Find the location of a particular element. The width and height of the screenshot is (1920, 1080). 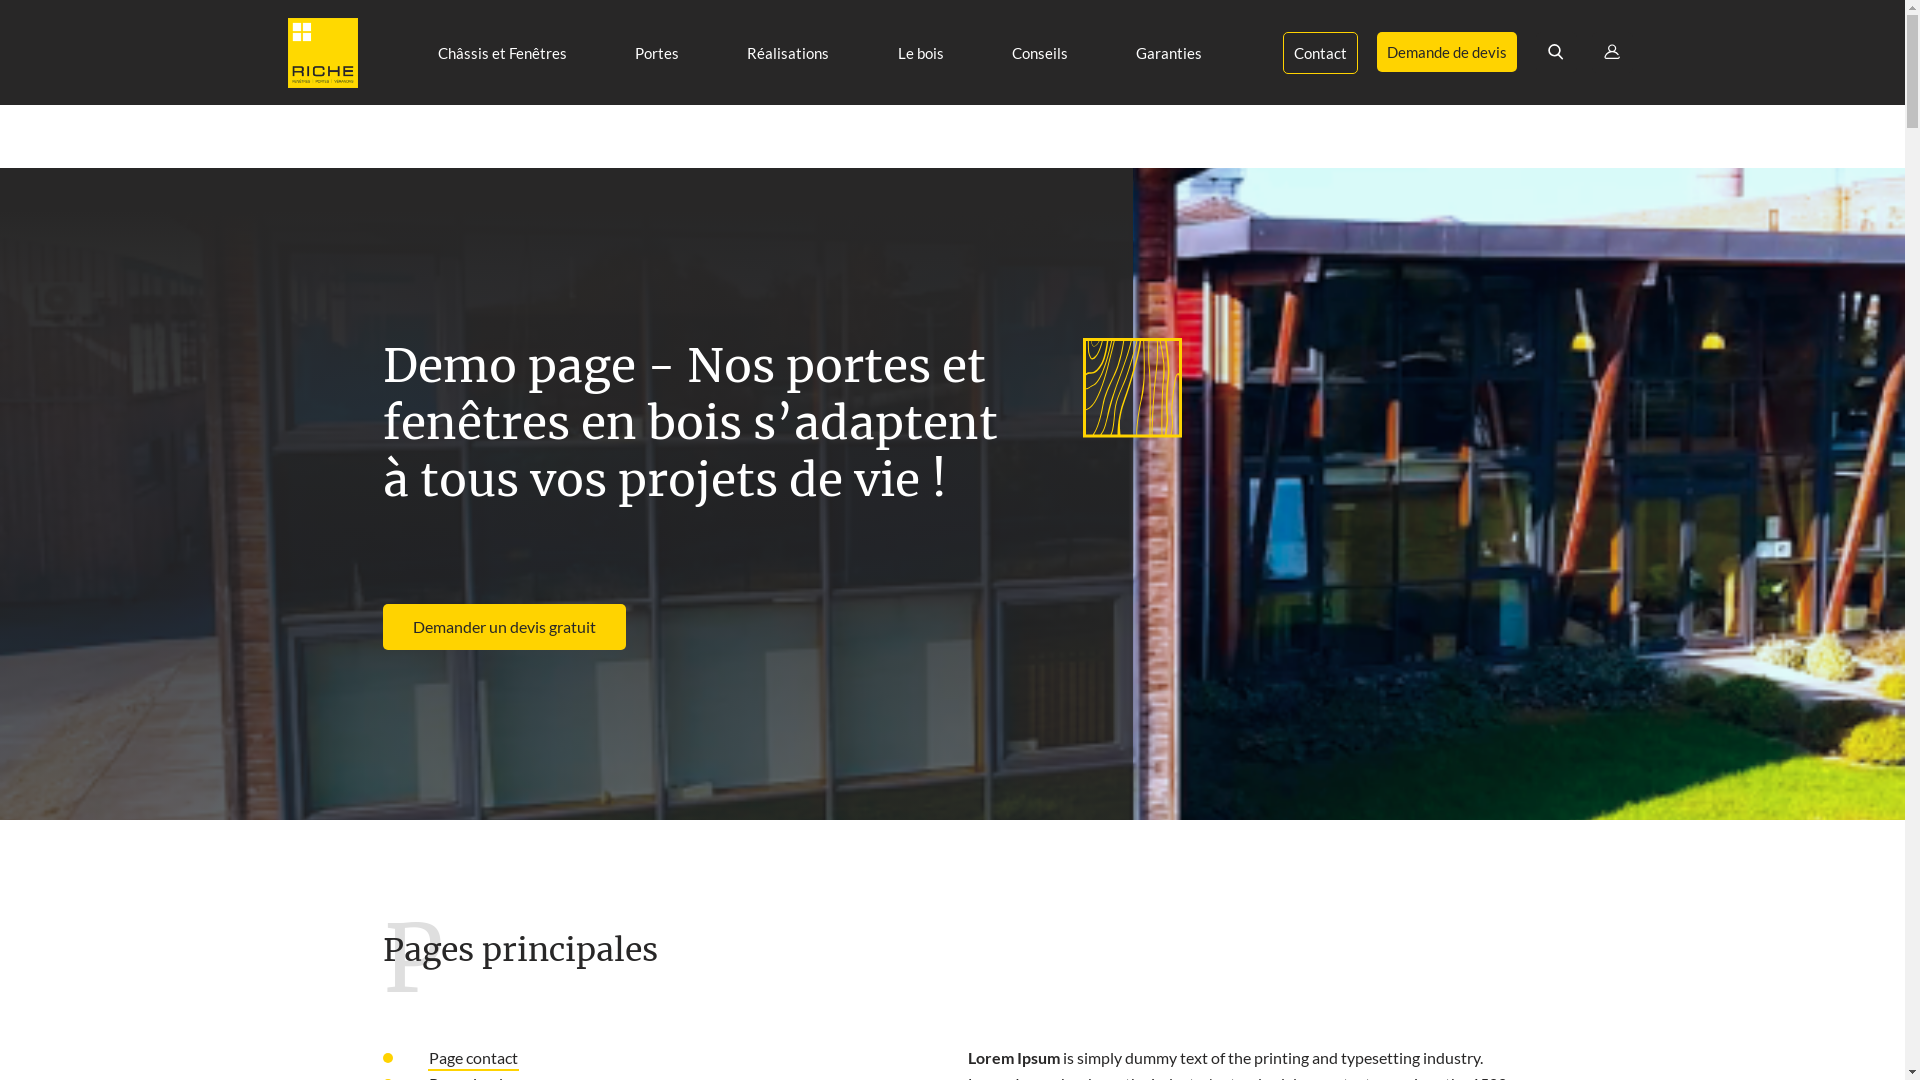

'Page contact' is located at coordinates (472, 1056).